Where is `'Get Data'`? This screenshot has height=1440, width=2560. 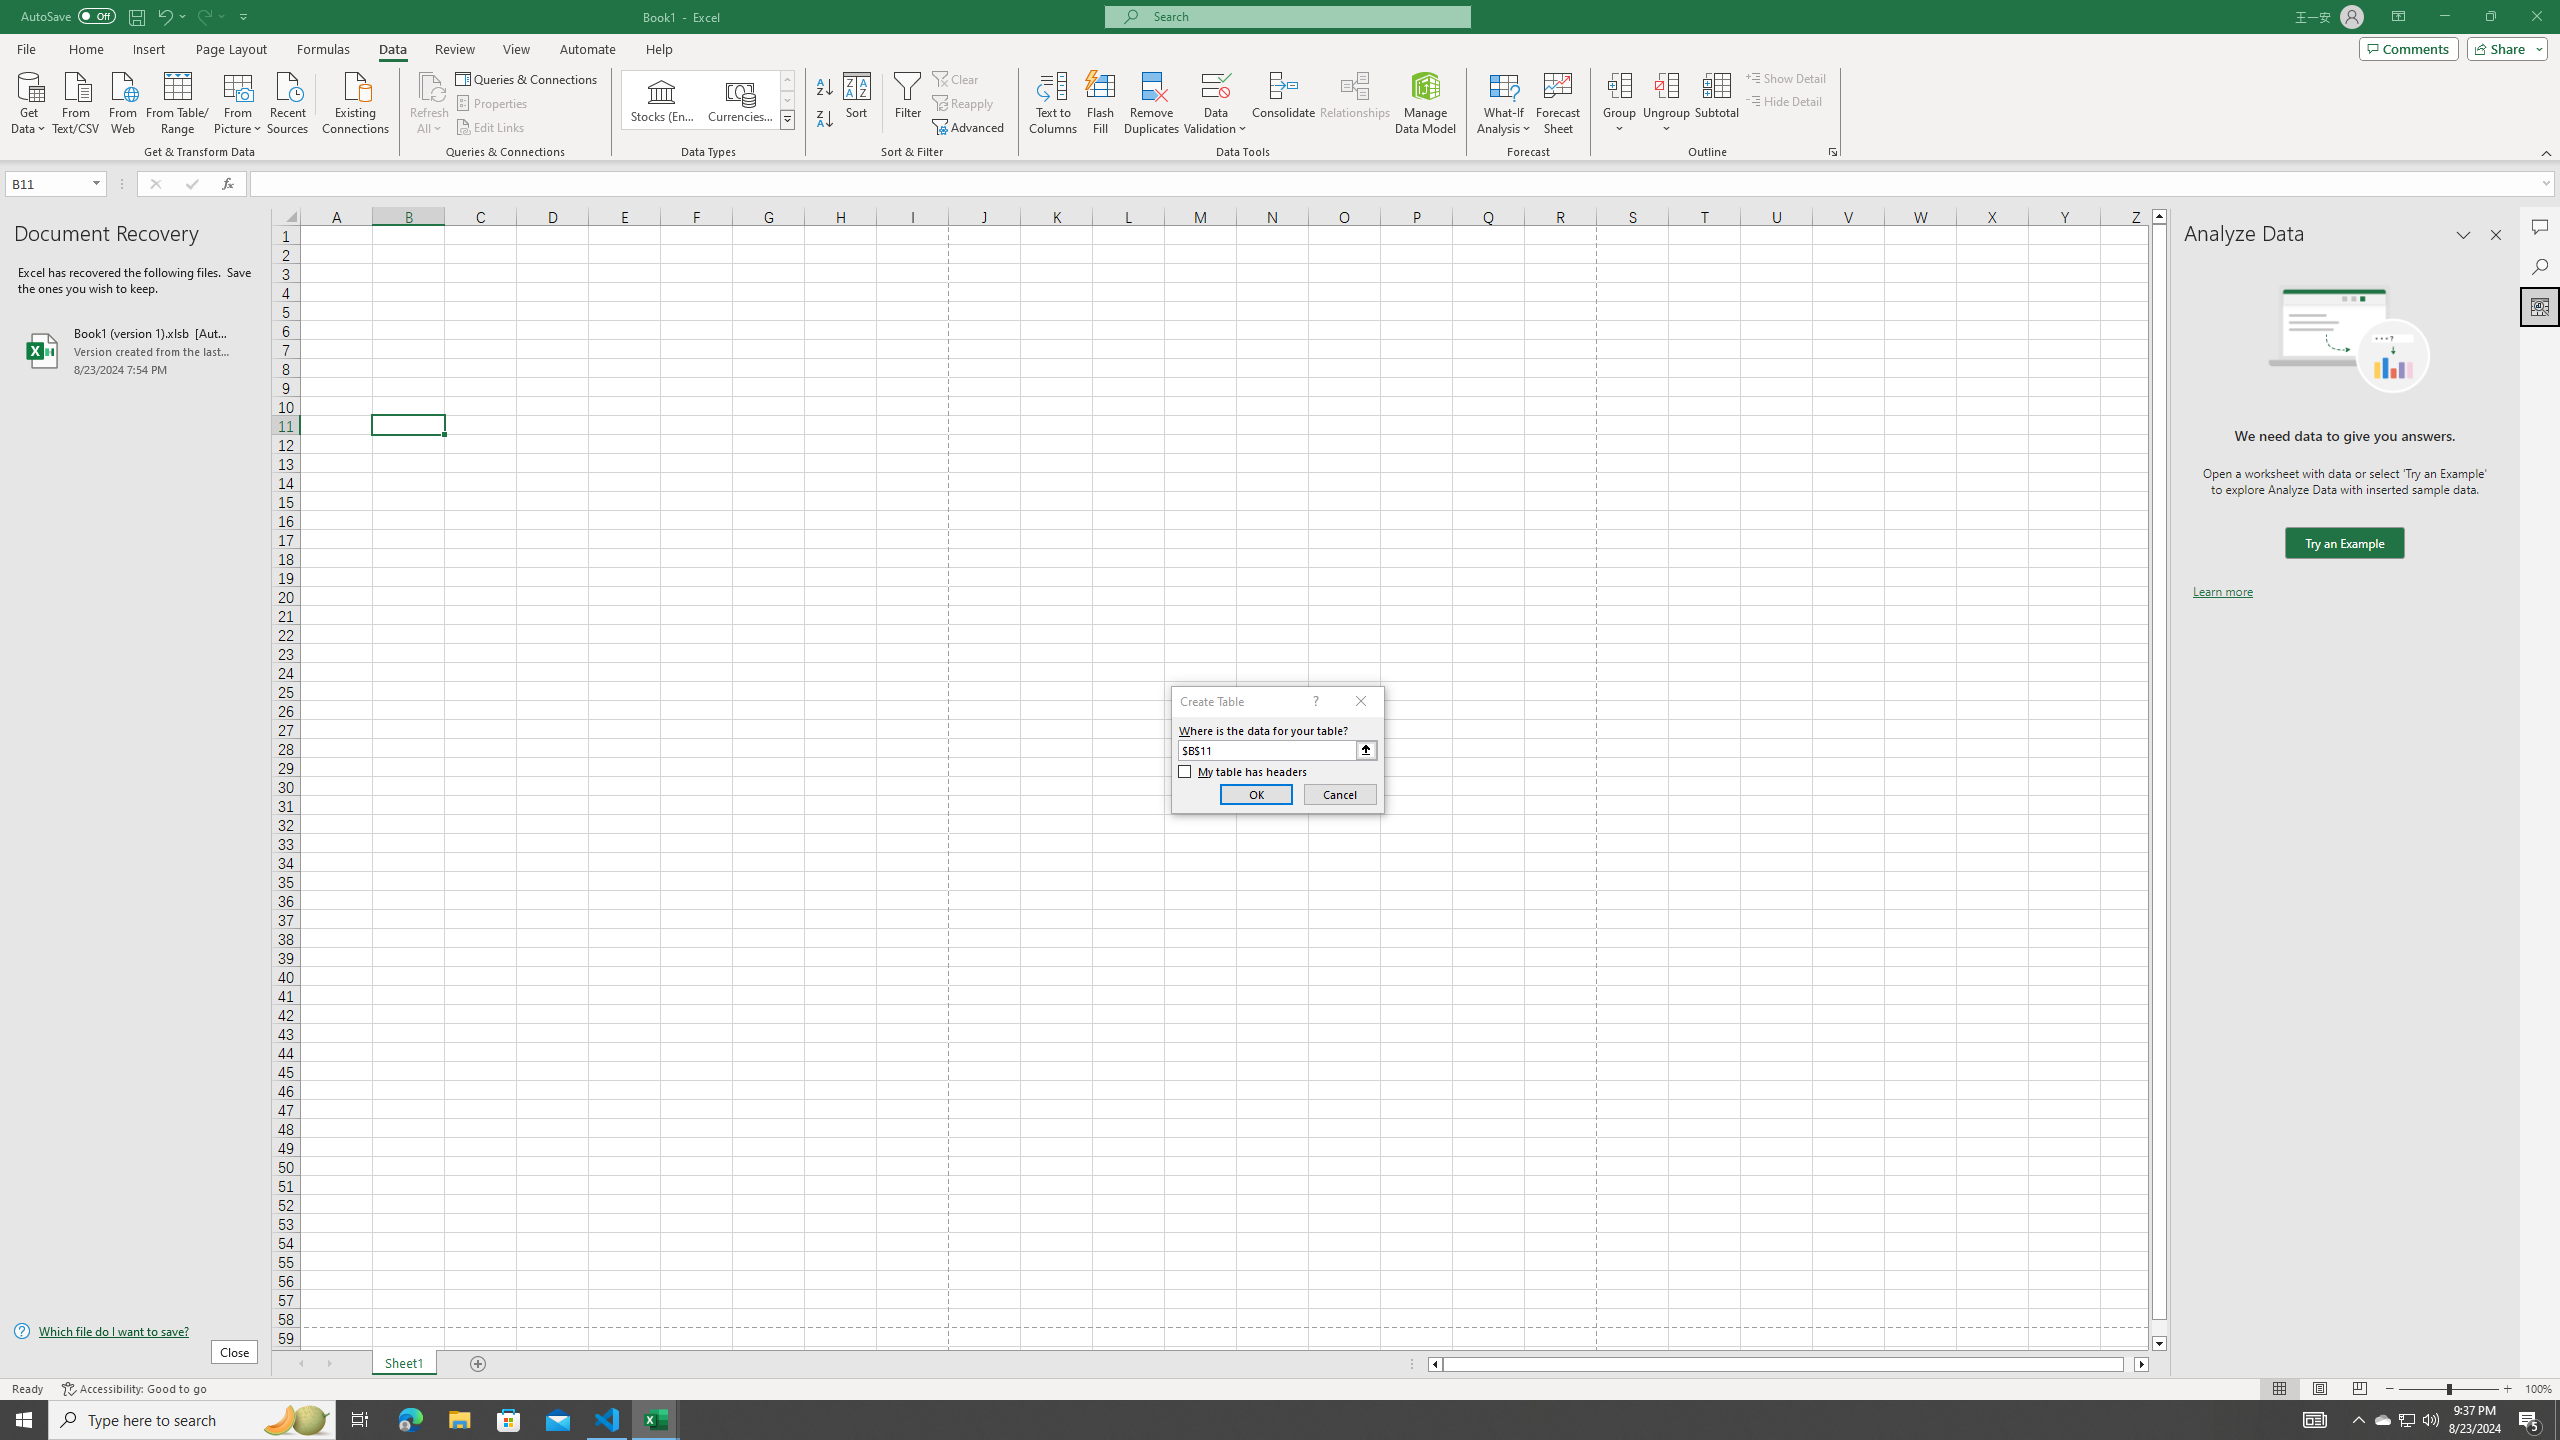
'Get Data' is located at coordinates (28, 100).